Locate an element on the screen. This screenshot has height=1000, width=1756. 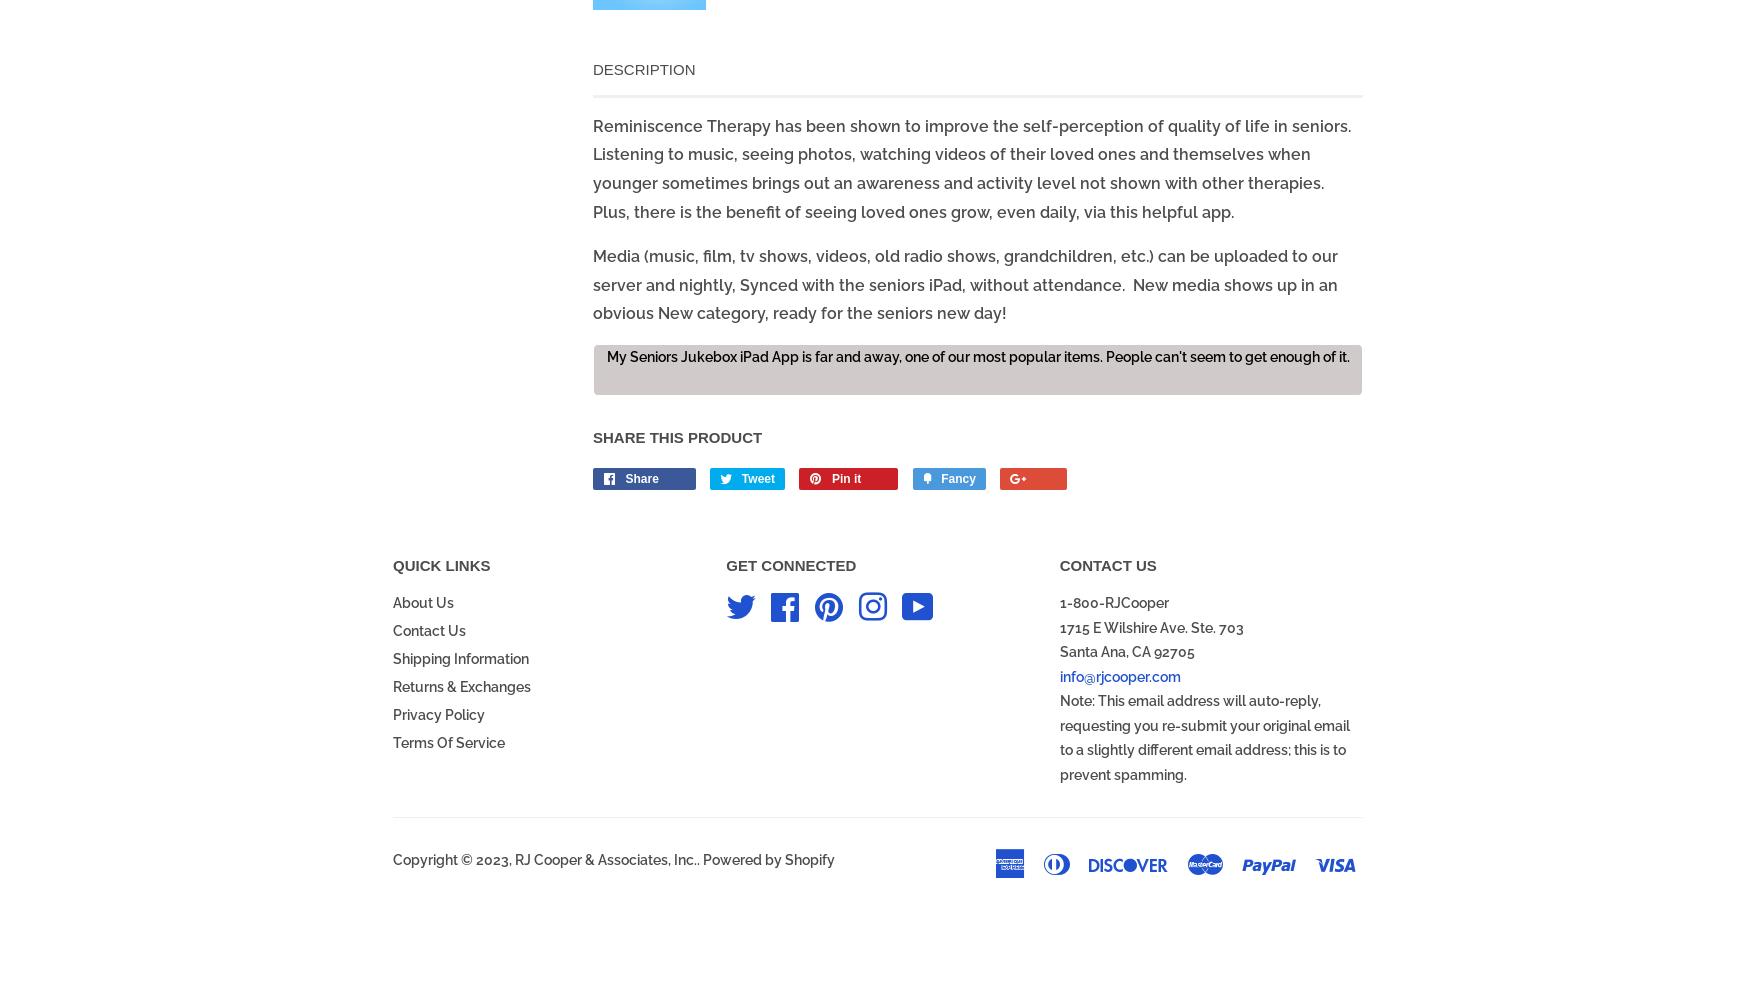
'Share' is located at coordinates (640, 478).